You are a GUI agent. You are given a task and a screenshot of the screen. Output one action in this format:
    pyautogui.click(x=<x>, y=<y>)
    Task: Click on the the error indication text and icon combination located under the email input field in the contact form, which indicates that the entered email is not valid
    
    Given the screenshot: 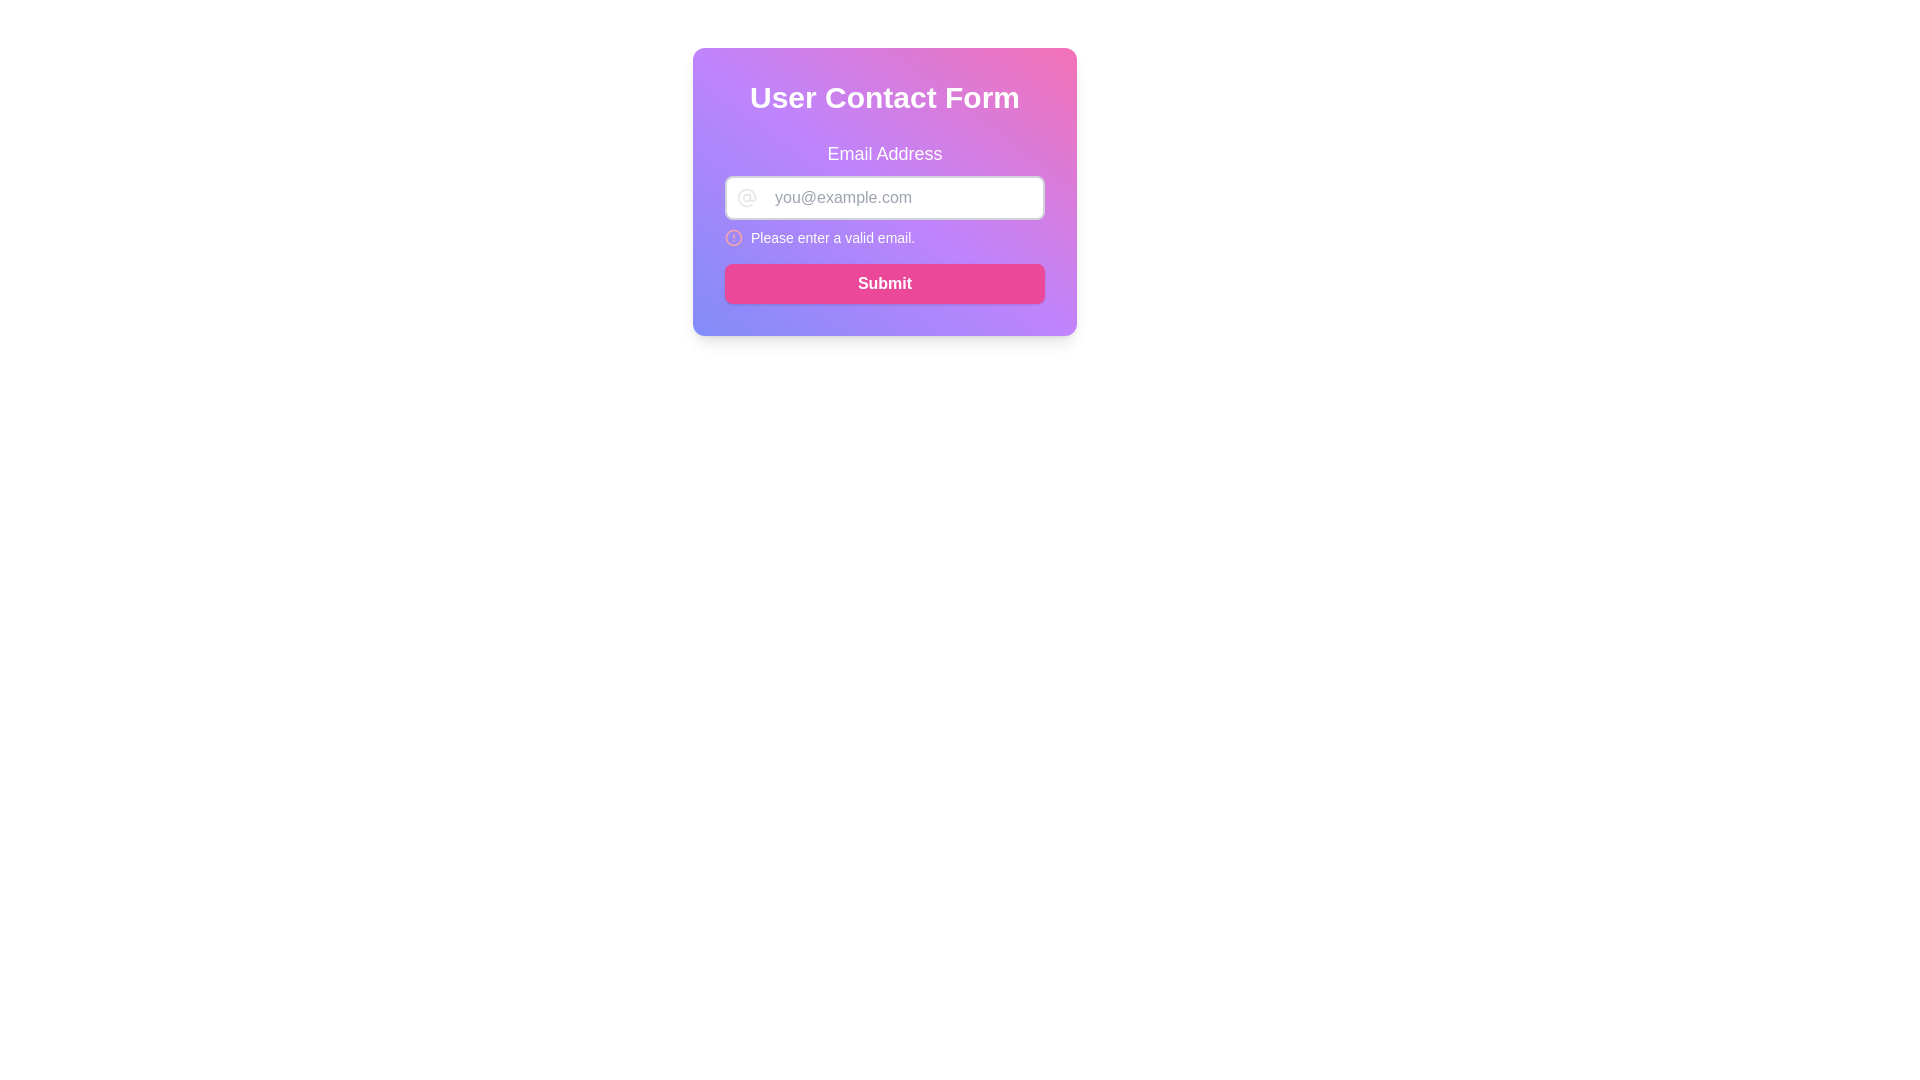 What is the action you would take?
    pyautogui.click(x=883, y=237)
    